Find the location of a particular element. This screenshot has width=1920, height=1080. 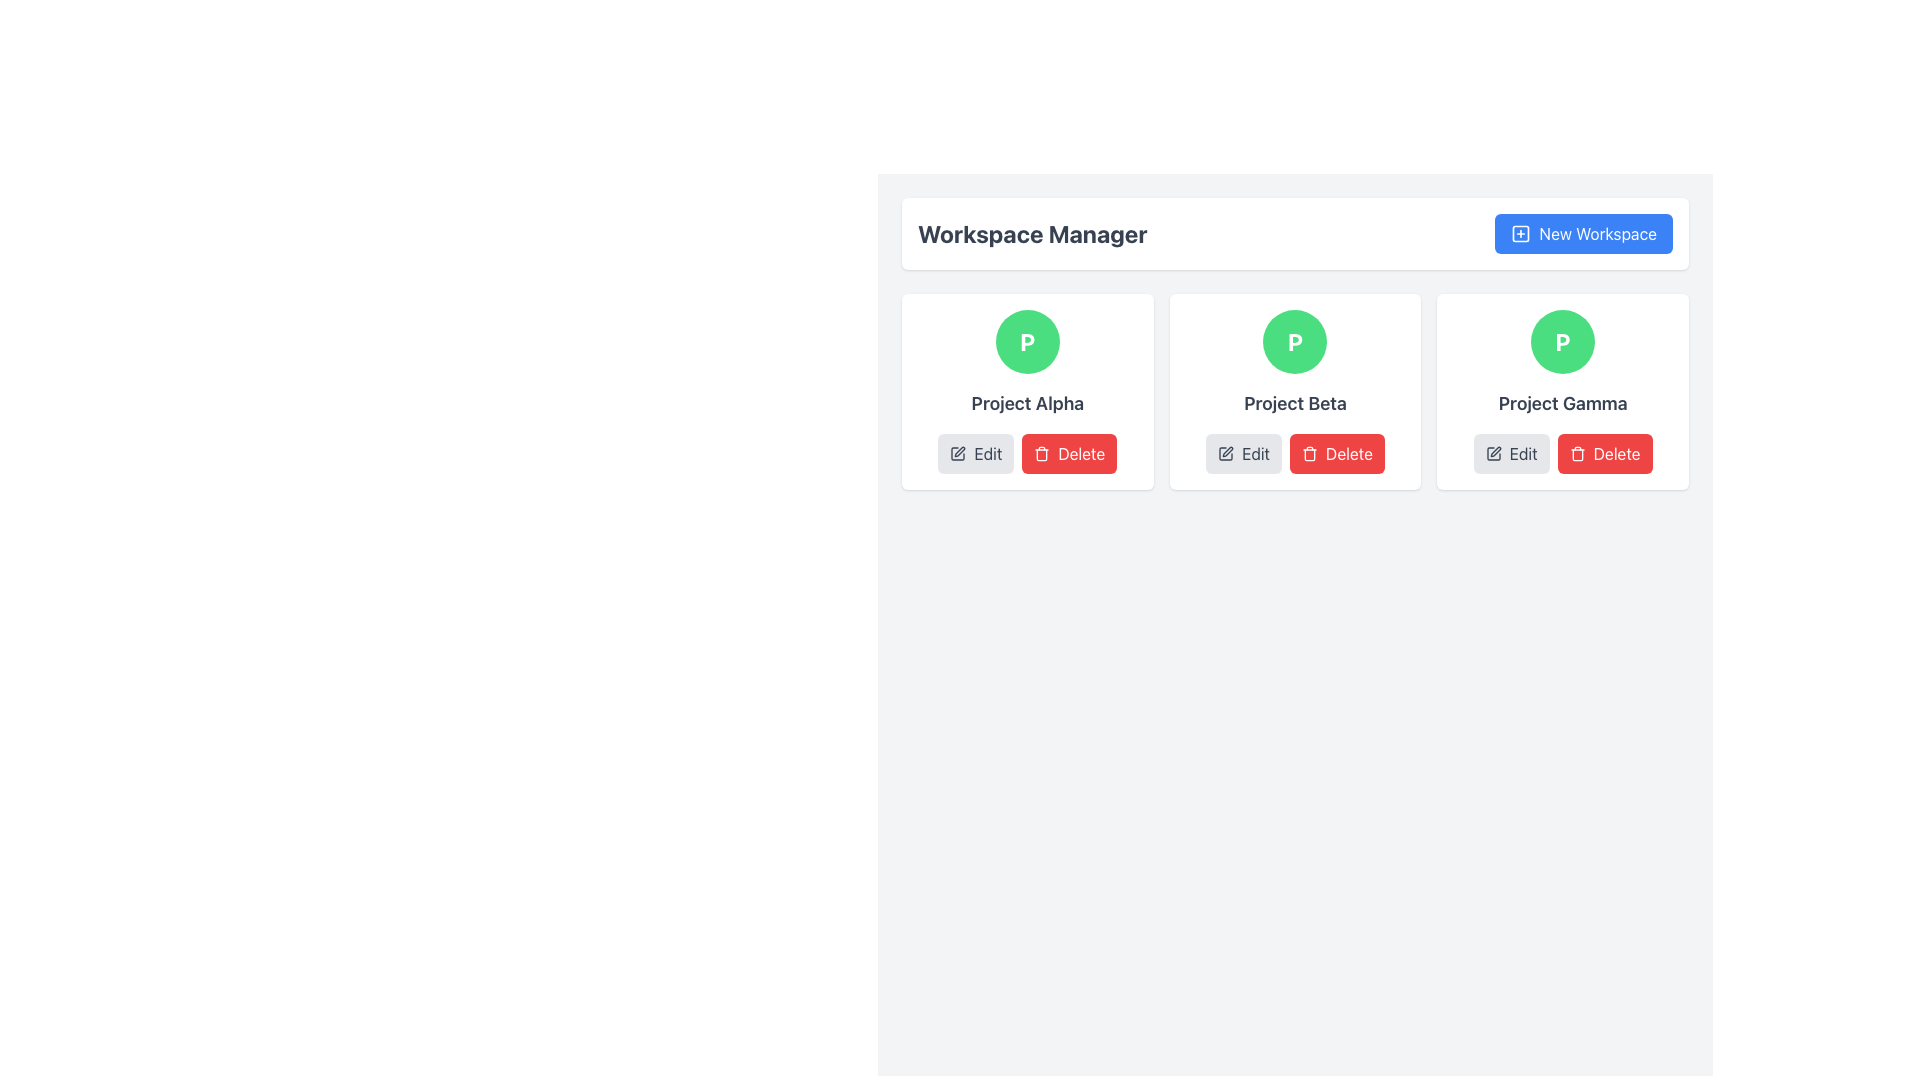

the square icon with a plus sign inside the 'New Workspace' button located in the top-right corner of the interface is located at coordinates (1520, 233).